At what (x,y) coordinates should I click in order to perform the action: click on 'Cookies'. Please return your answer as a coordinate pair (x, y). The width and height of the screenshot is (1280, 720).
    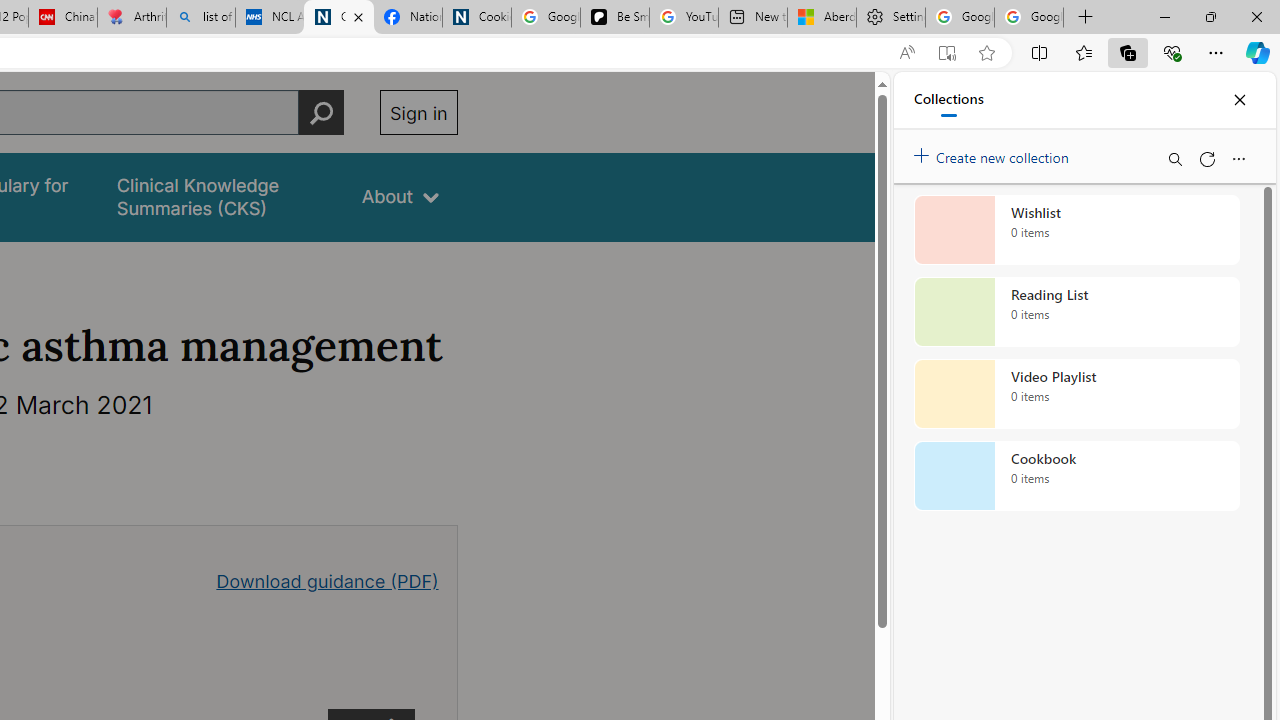
    Looking at the image, I should click on (475, 17).